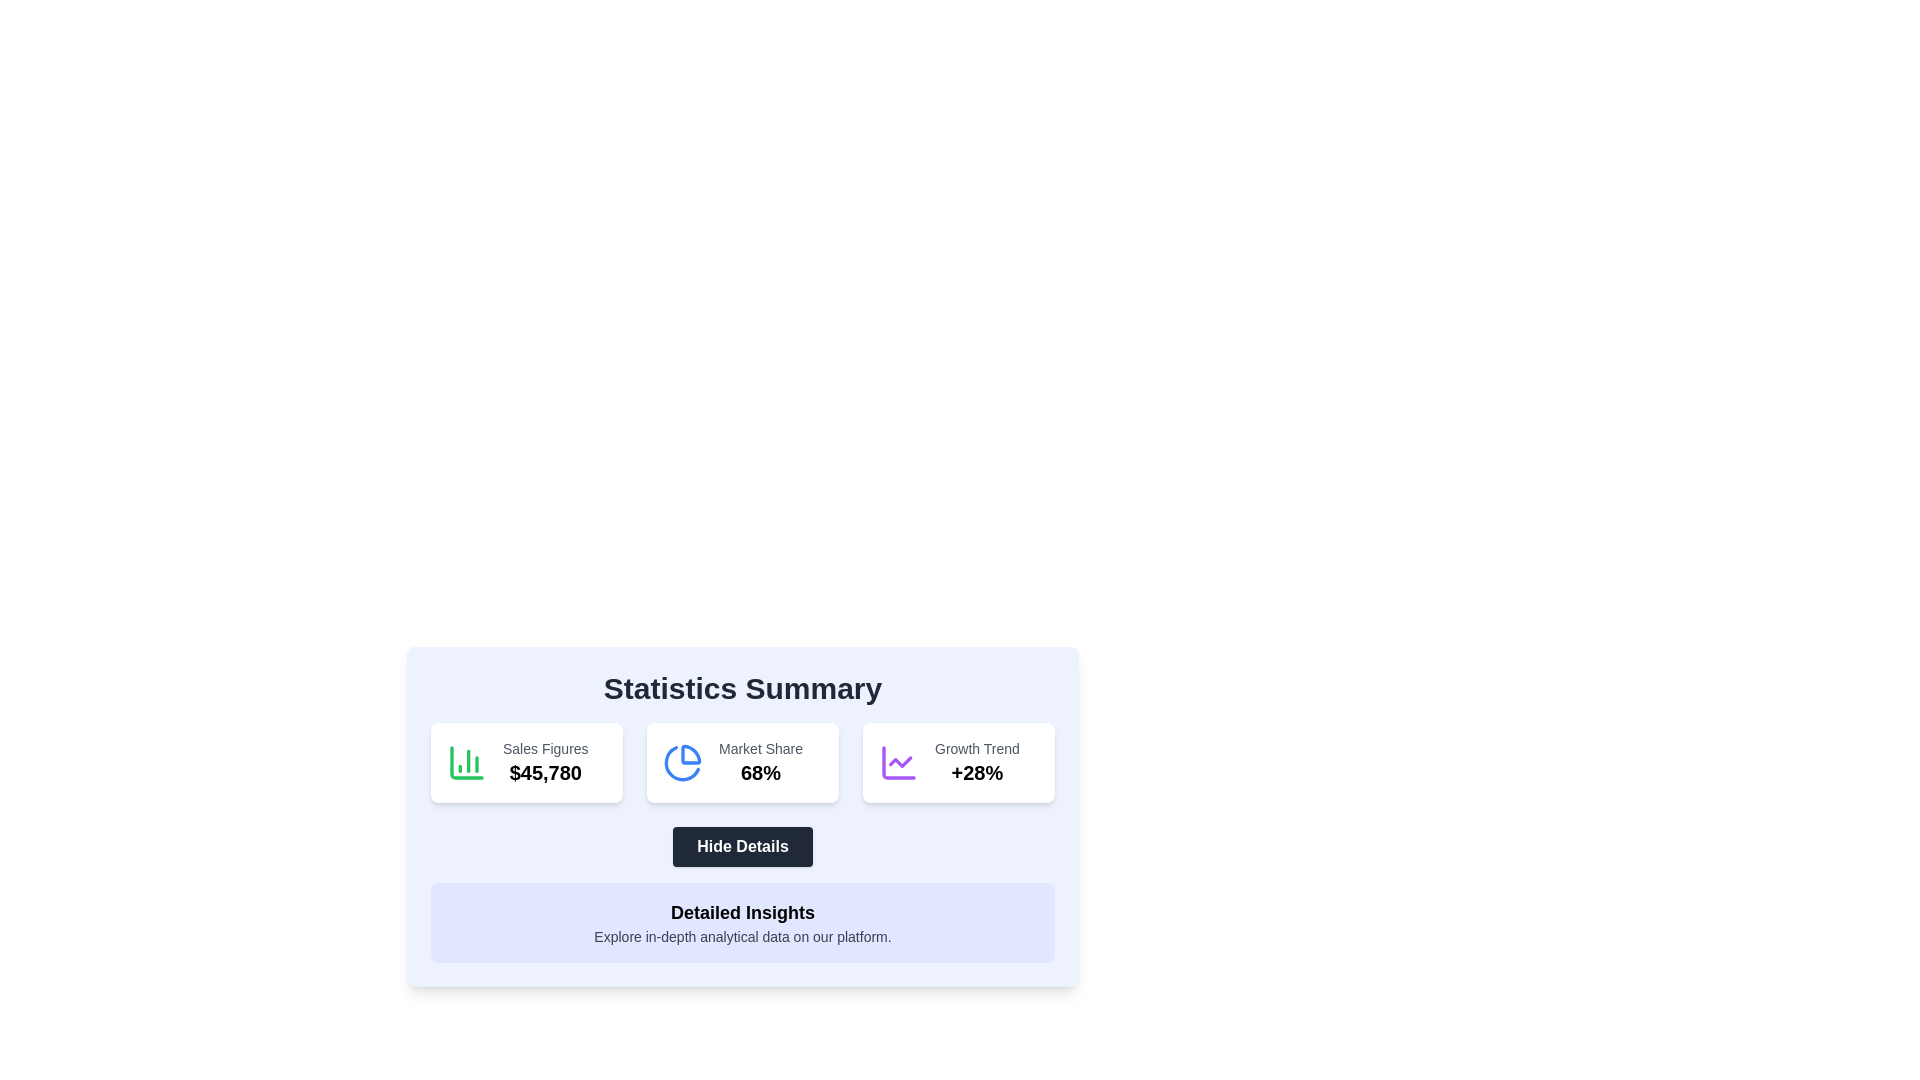 The image size is (1920, 1080). Describe the element at coordinates (742, 847) in the screenshot. I see `the 'Hide Details' button, which is a rectangular button with a dark background and white text, located centrally below the summary statistics section` at that location.